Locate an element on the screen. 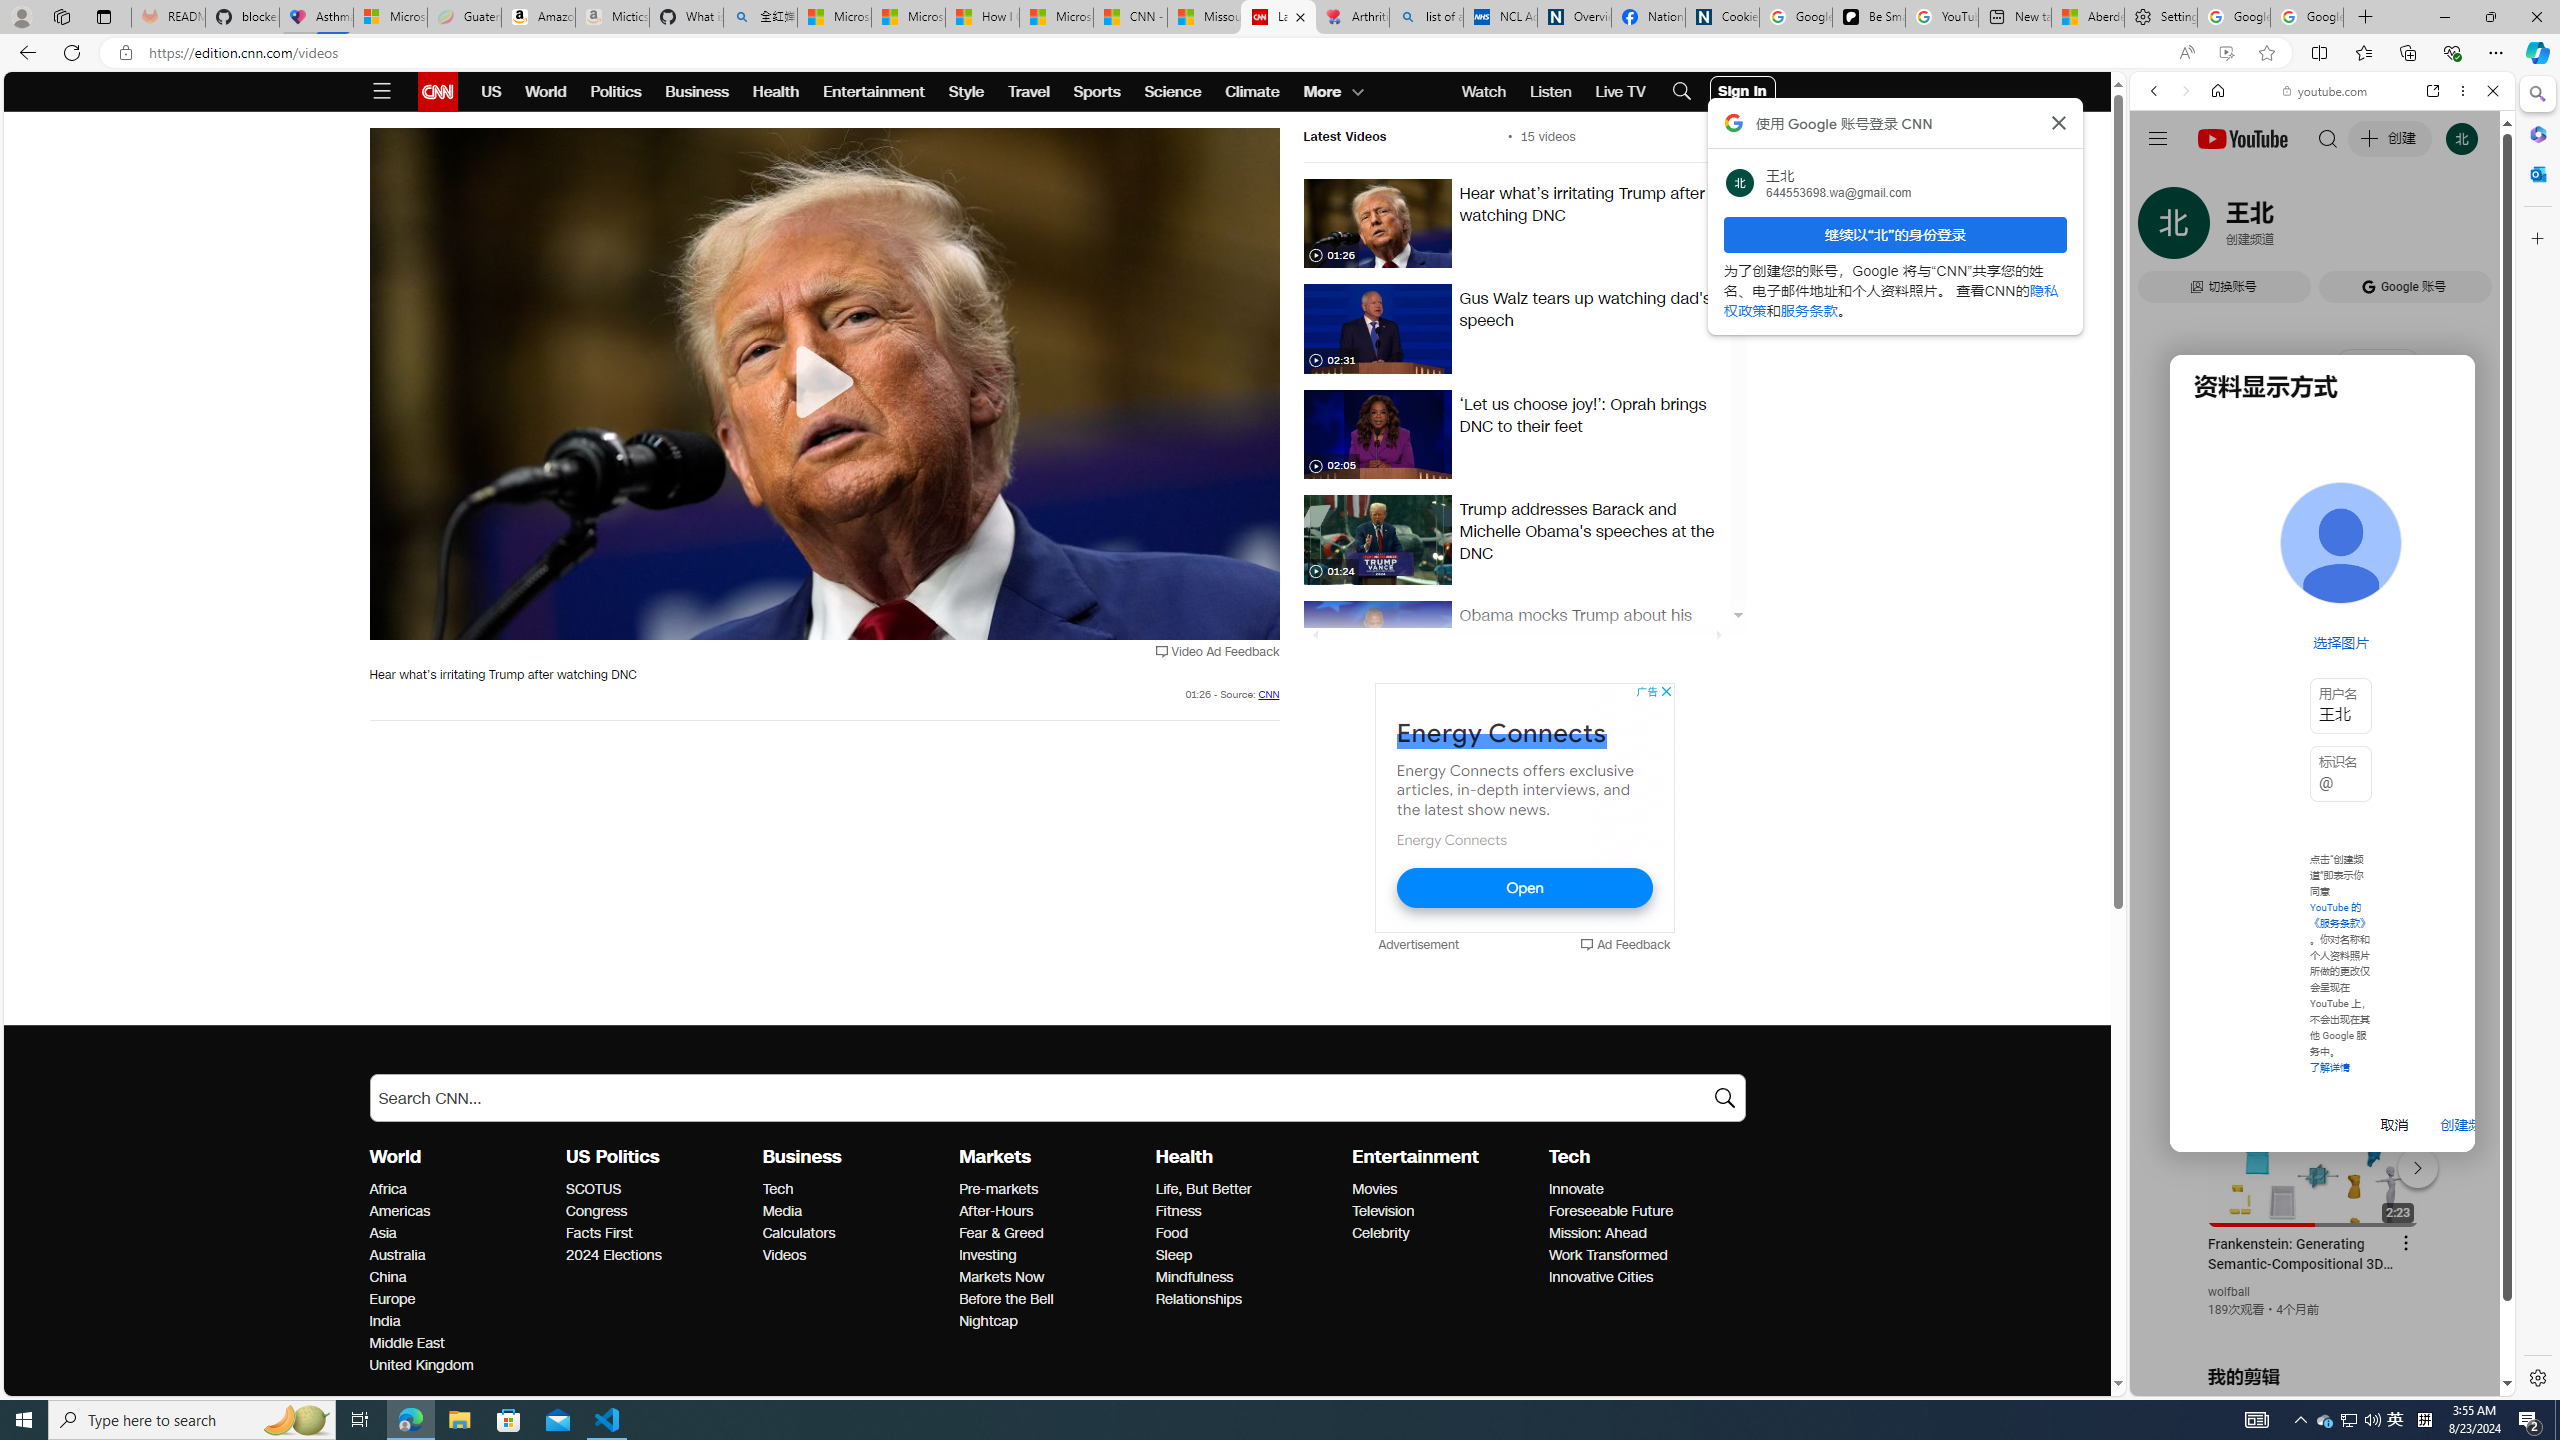 This screenshot has width=2560, height=1440. 'Markets After-Hours' is located at coordinates (996, 1210).